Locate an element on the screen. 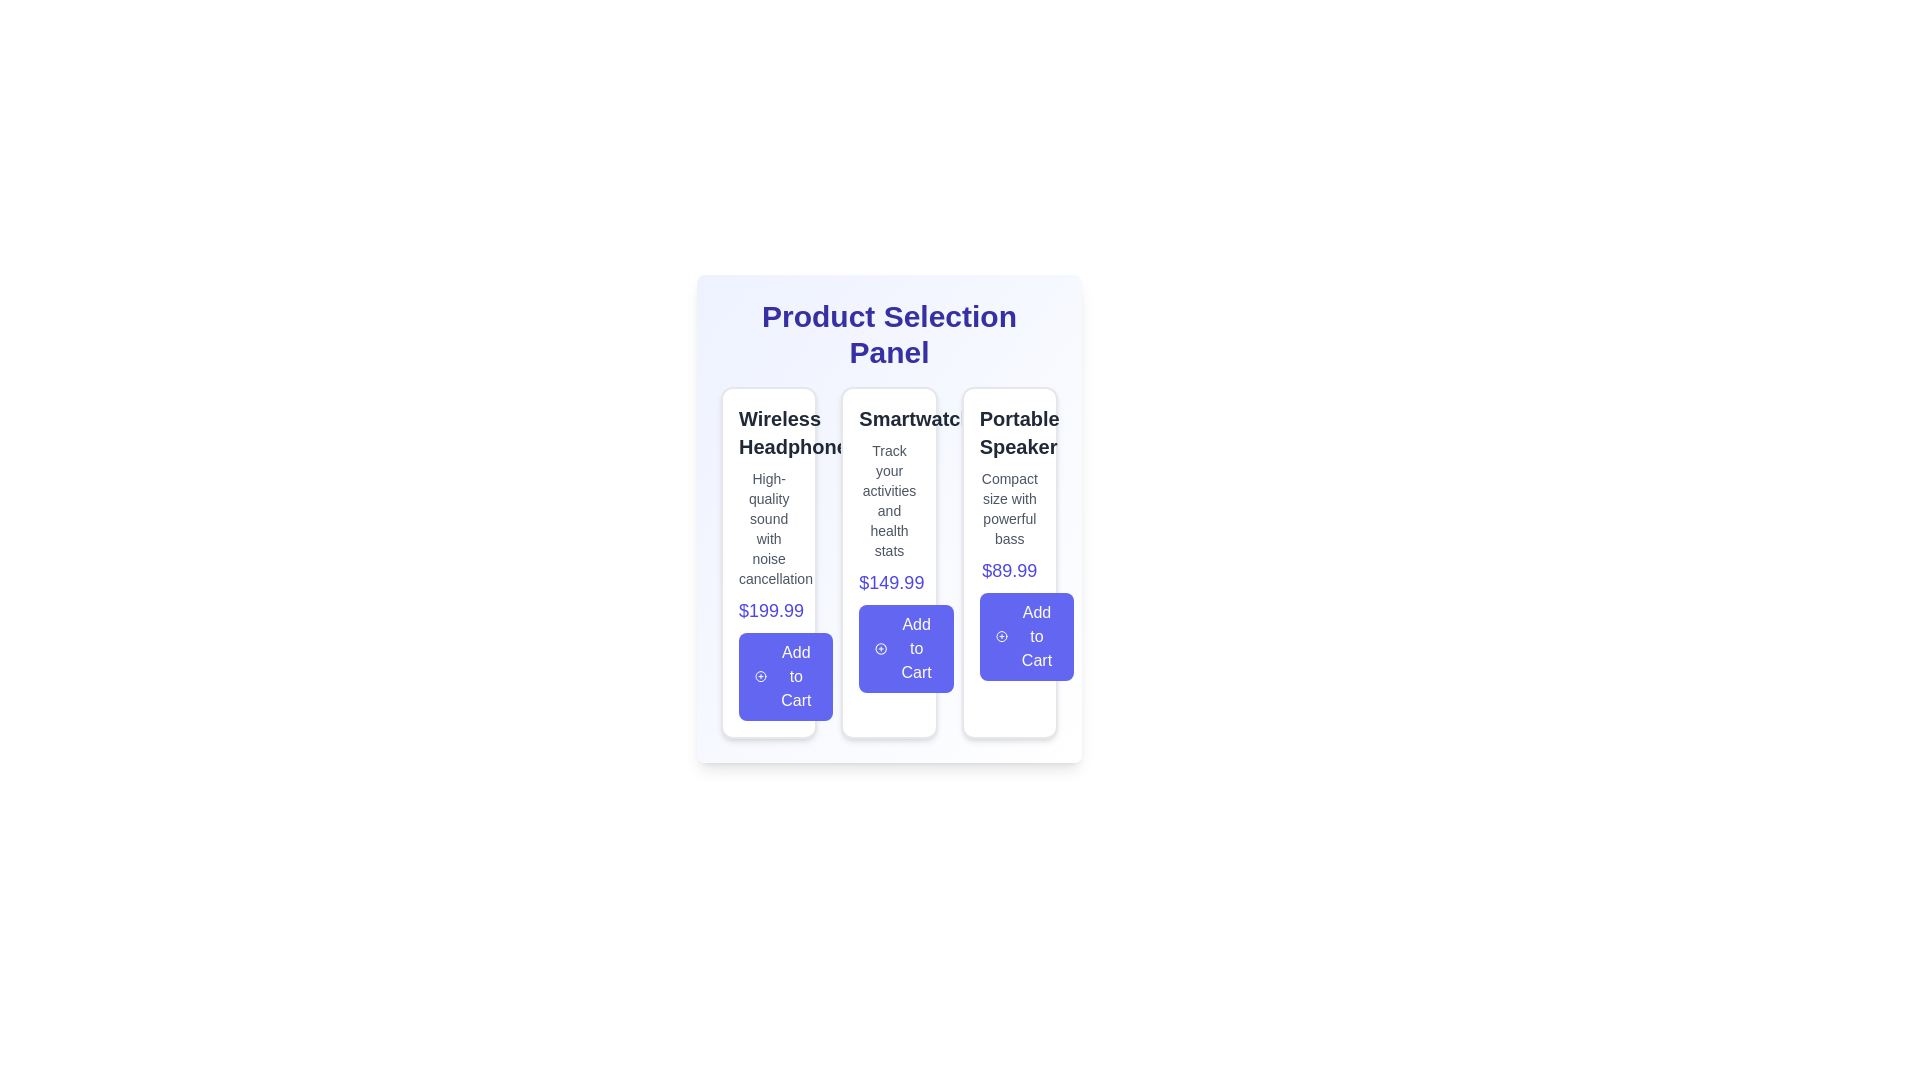 The image size is (1920, 1080). the price text label '$149.99' displayed in indigo font, located in the second product card for 'Smartwatch' is located at coordinates (888, 582).